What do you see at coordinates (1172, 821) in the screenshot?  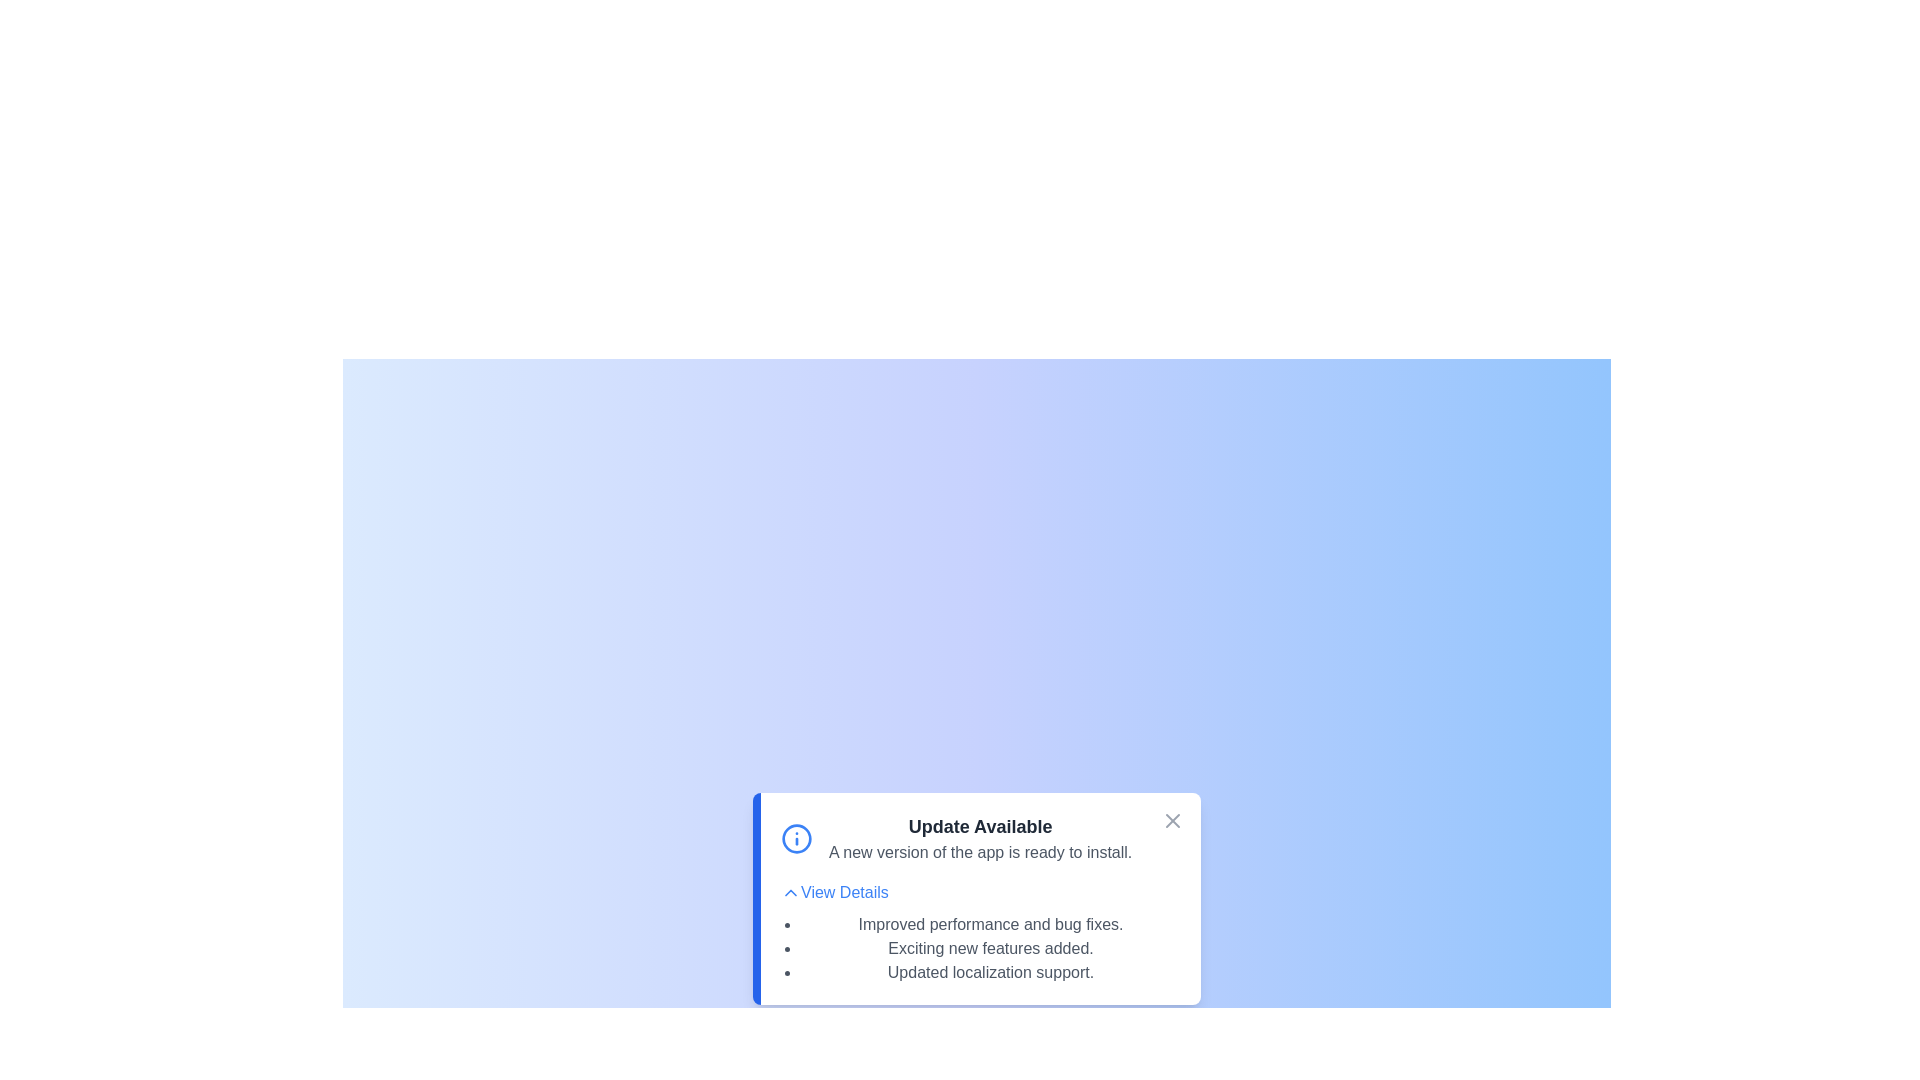 I see `the 'X' button to close the alert` at bounding box center [1172, 821].